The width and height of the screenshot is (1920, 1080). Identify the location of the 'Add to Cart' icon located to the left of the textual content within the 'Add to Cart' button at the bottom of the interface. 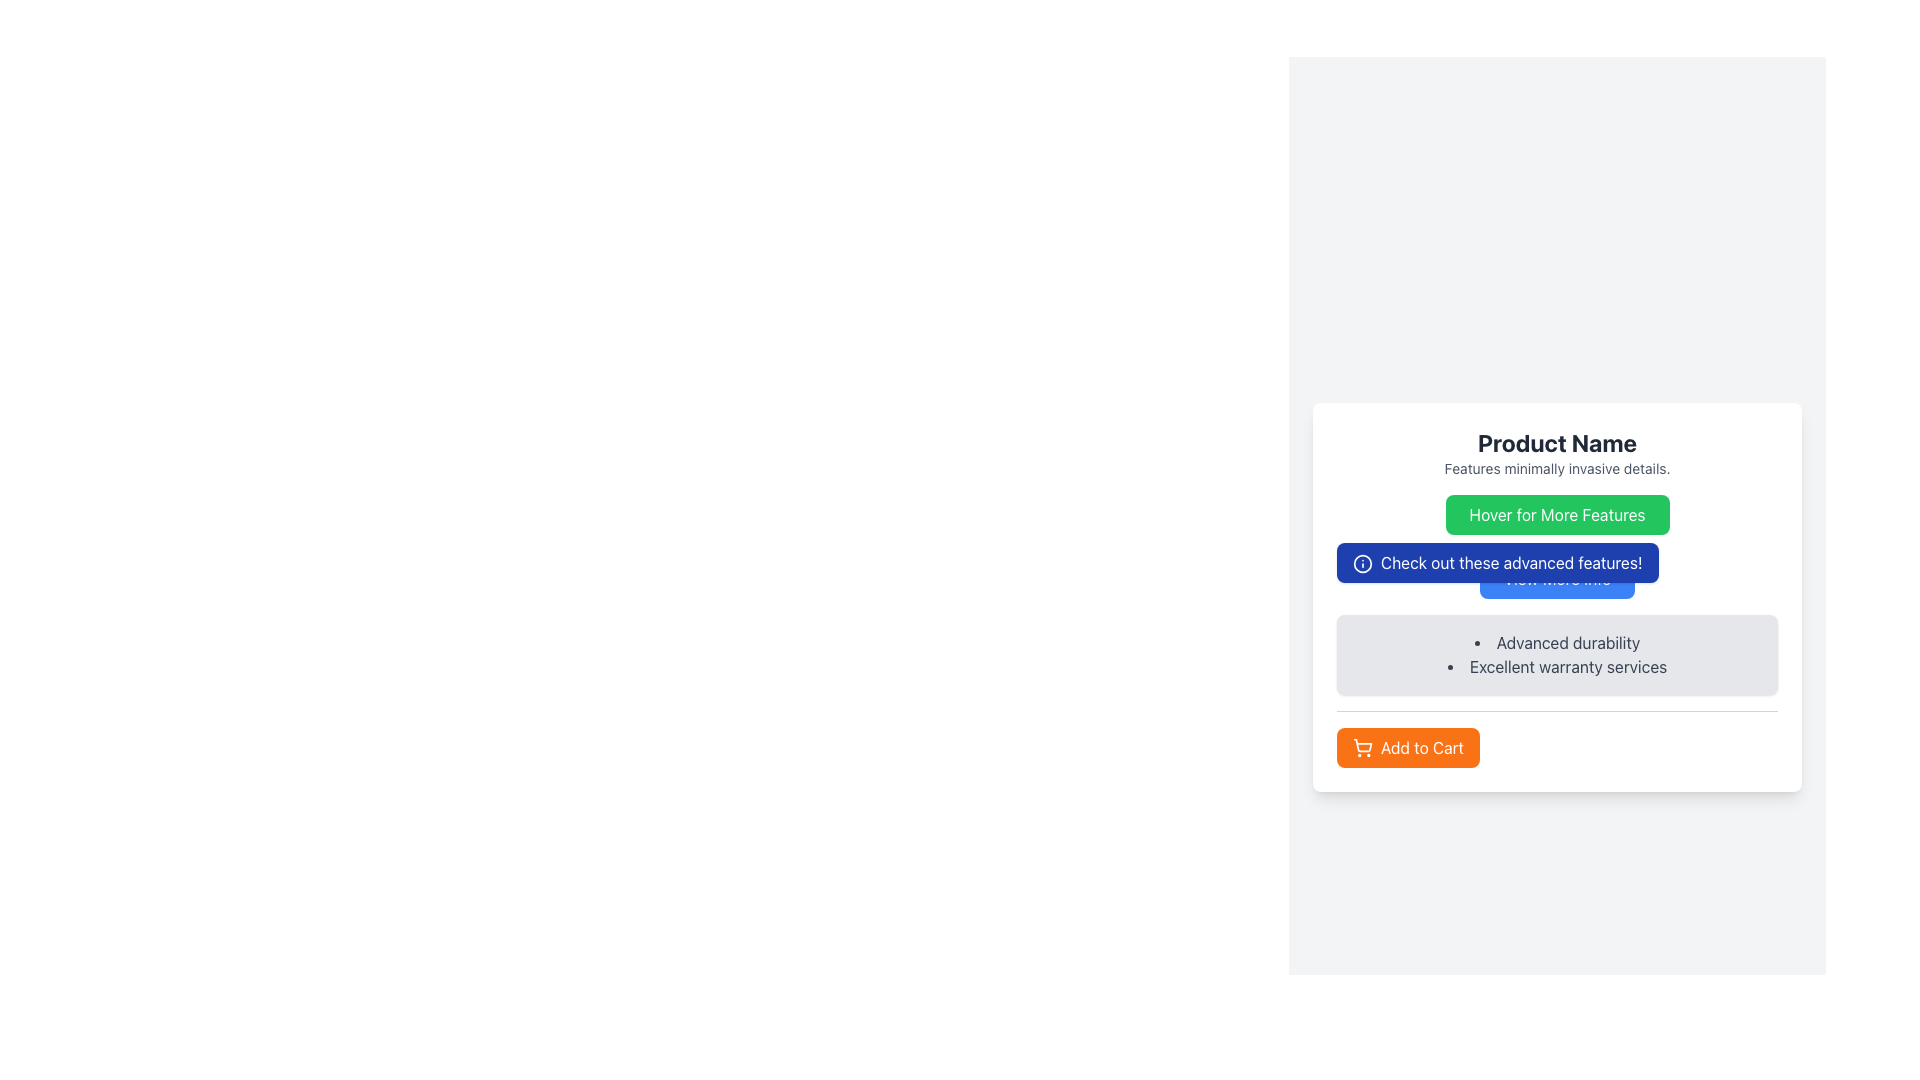
(1362, 747).